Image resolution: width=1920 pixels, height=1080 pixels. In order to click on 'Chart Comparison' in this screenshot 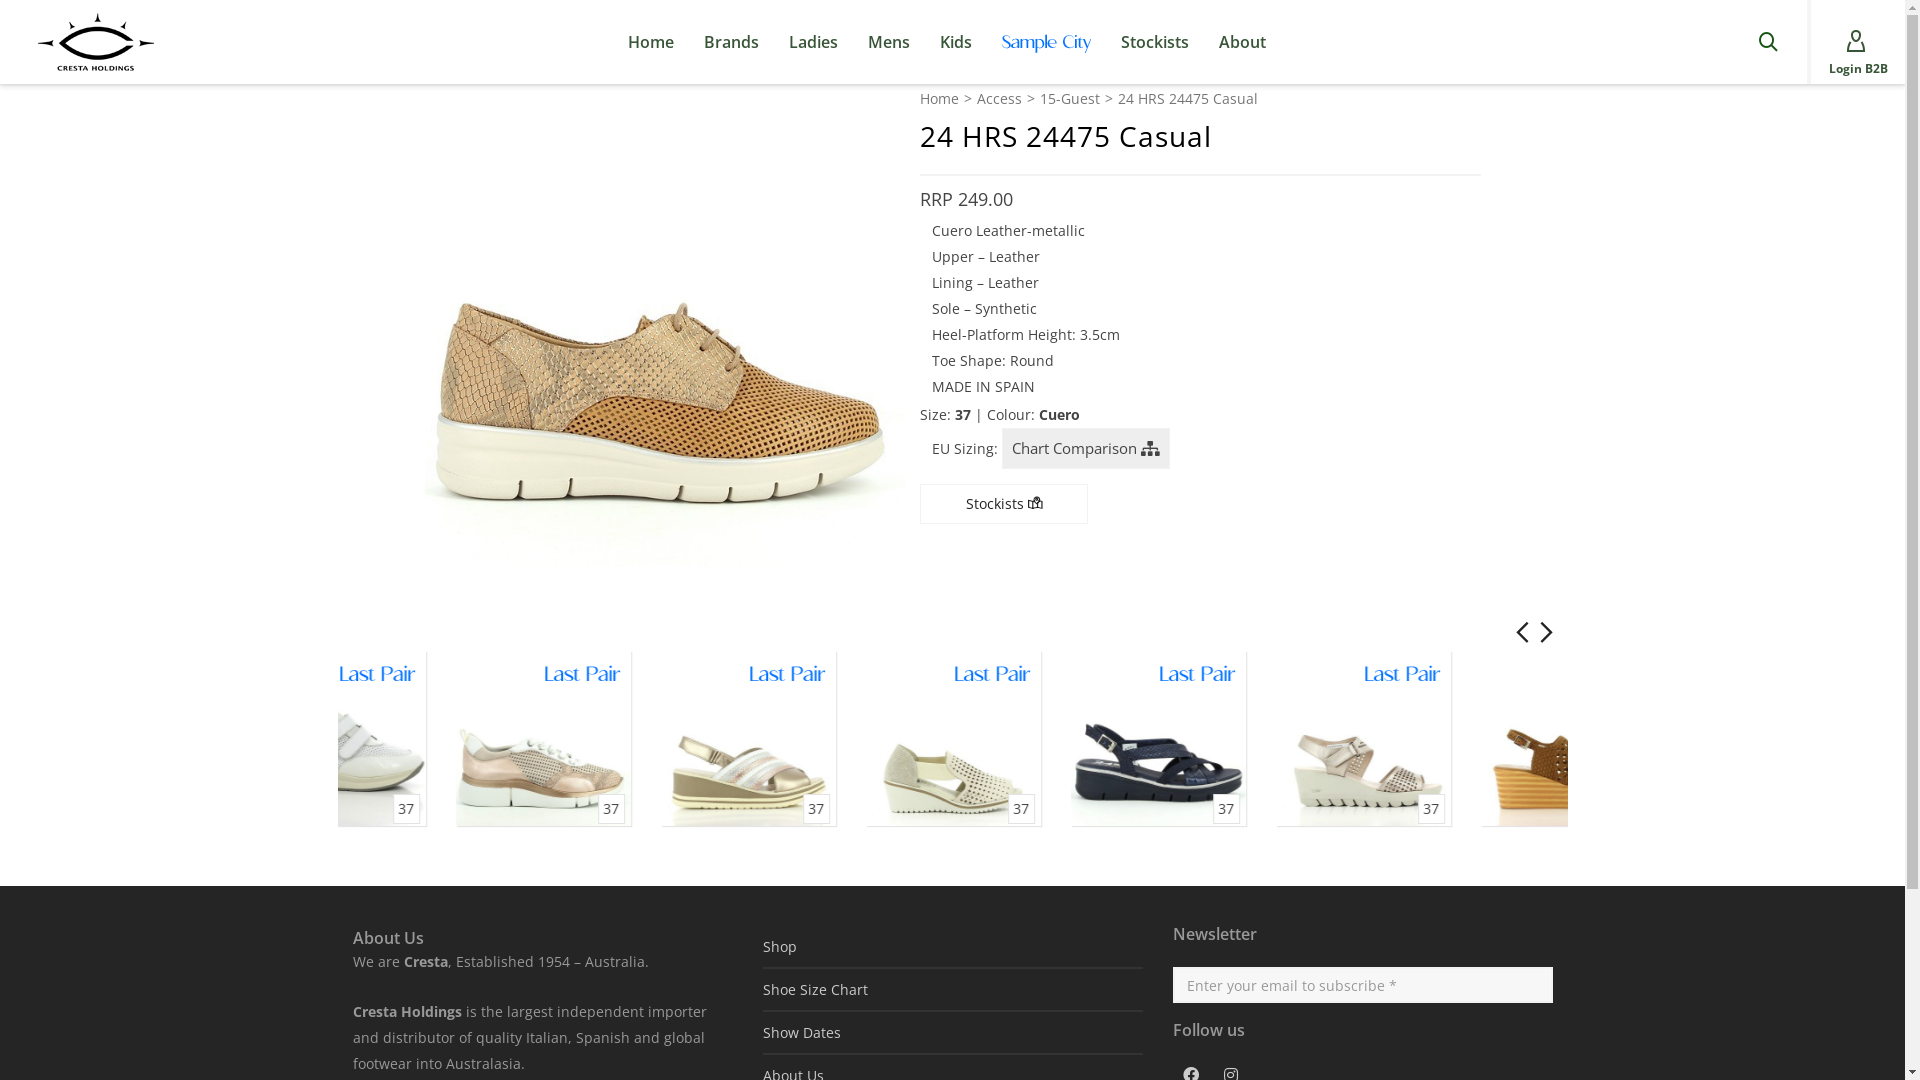, I will do `click(1084, 447)`.